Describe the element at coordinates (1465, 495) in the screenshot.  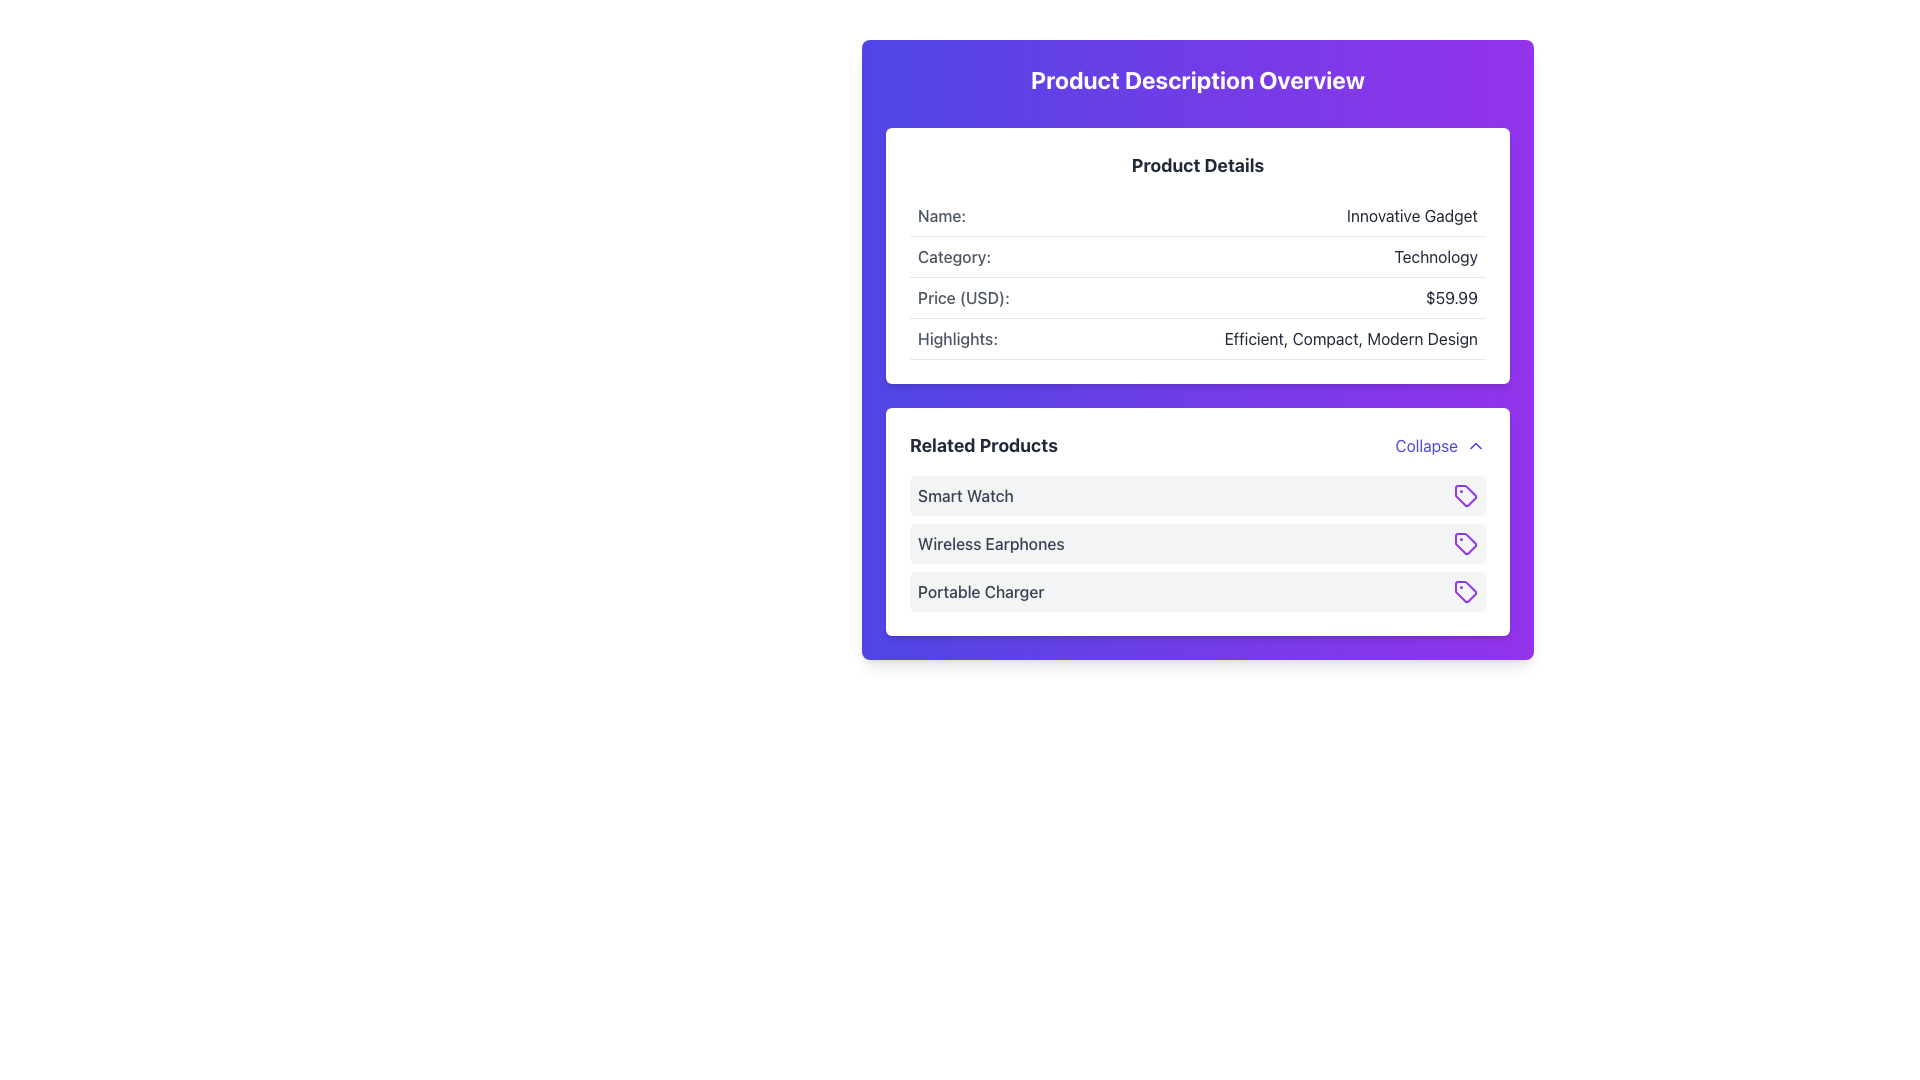
I see `the decorative icon representing the 'Smart Watch' in the 'Related Products' section` at that location.